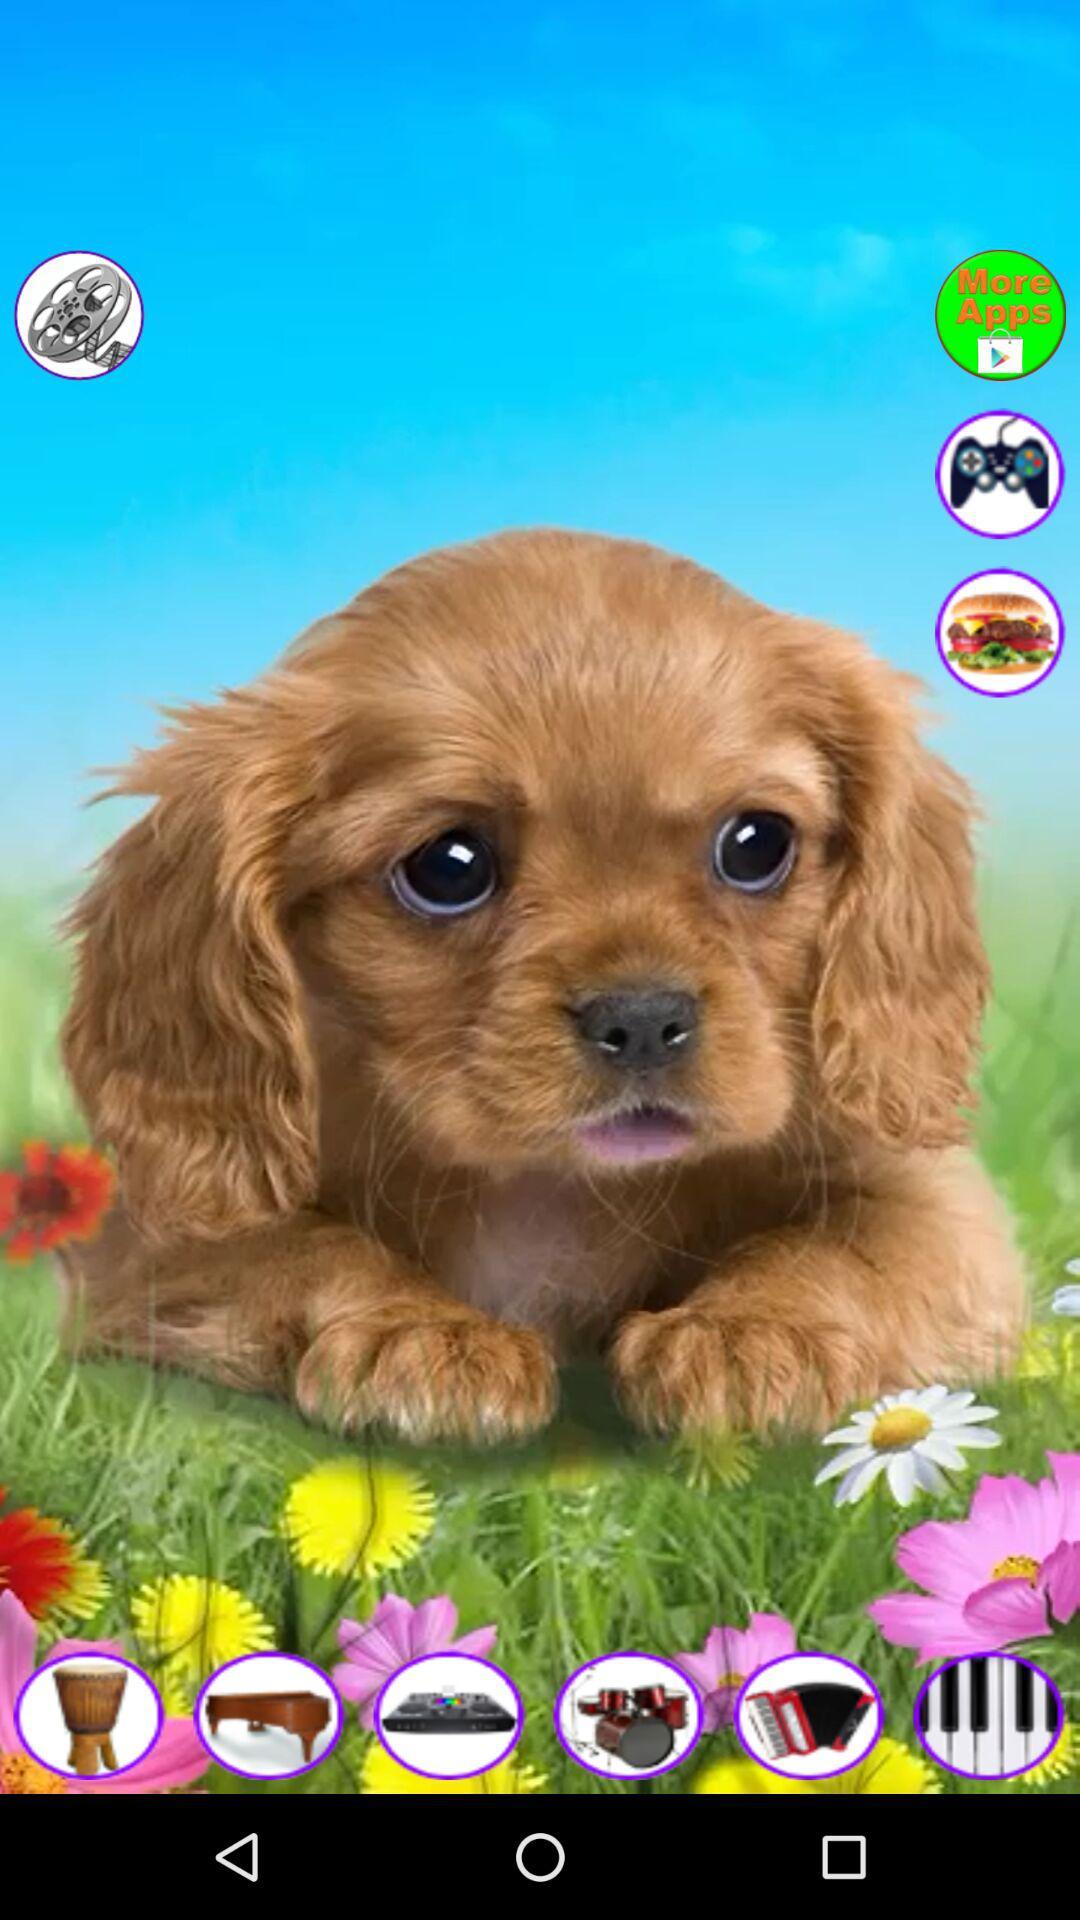 Image resolution: width=1080 pixels, height=1920 pixels. What do you see at coordinates (990, 1713) in the screenshot?
I see `switch to piano tab` at bounding box center [990, 1713].